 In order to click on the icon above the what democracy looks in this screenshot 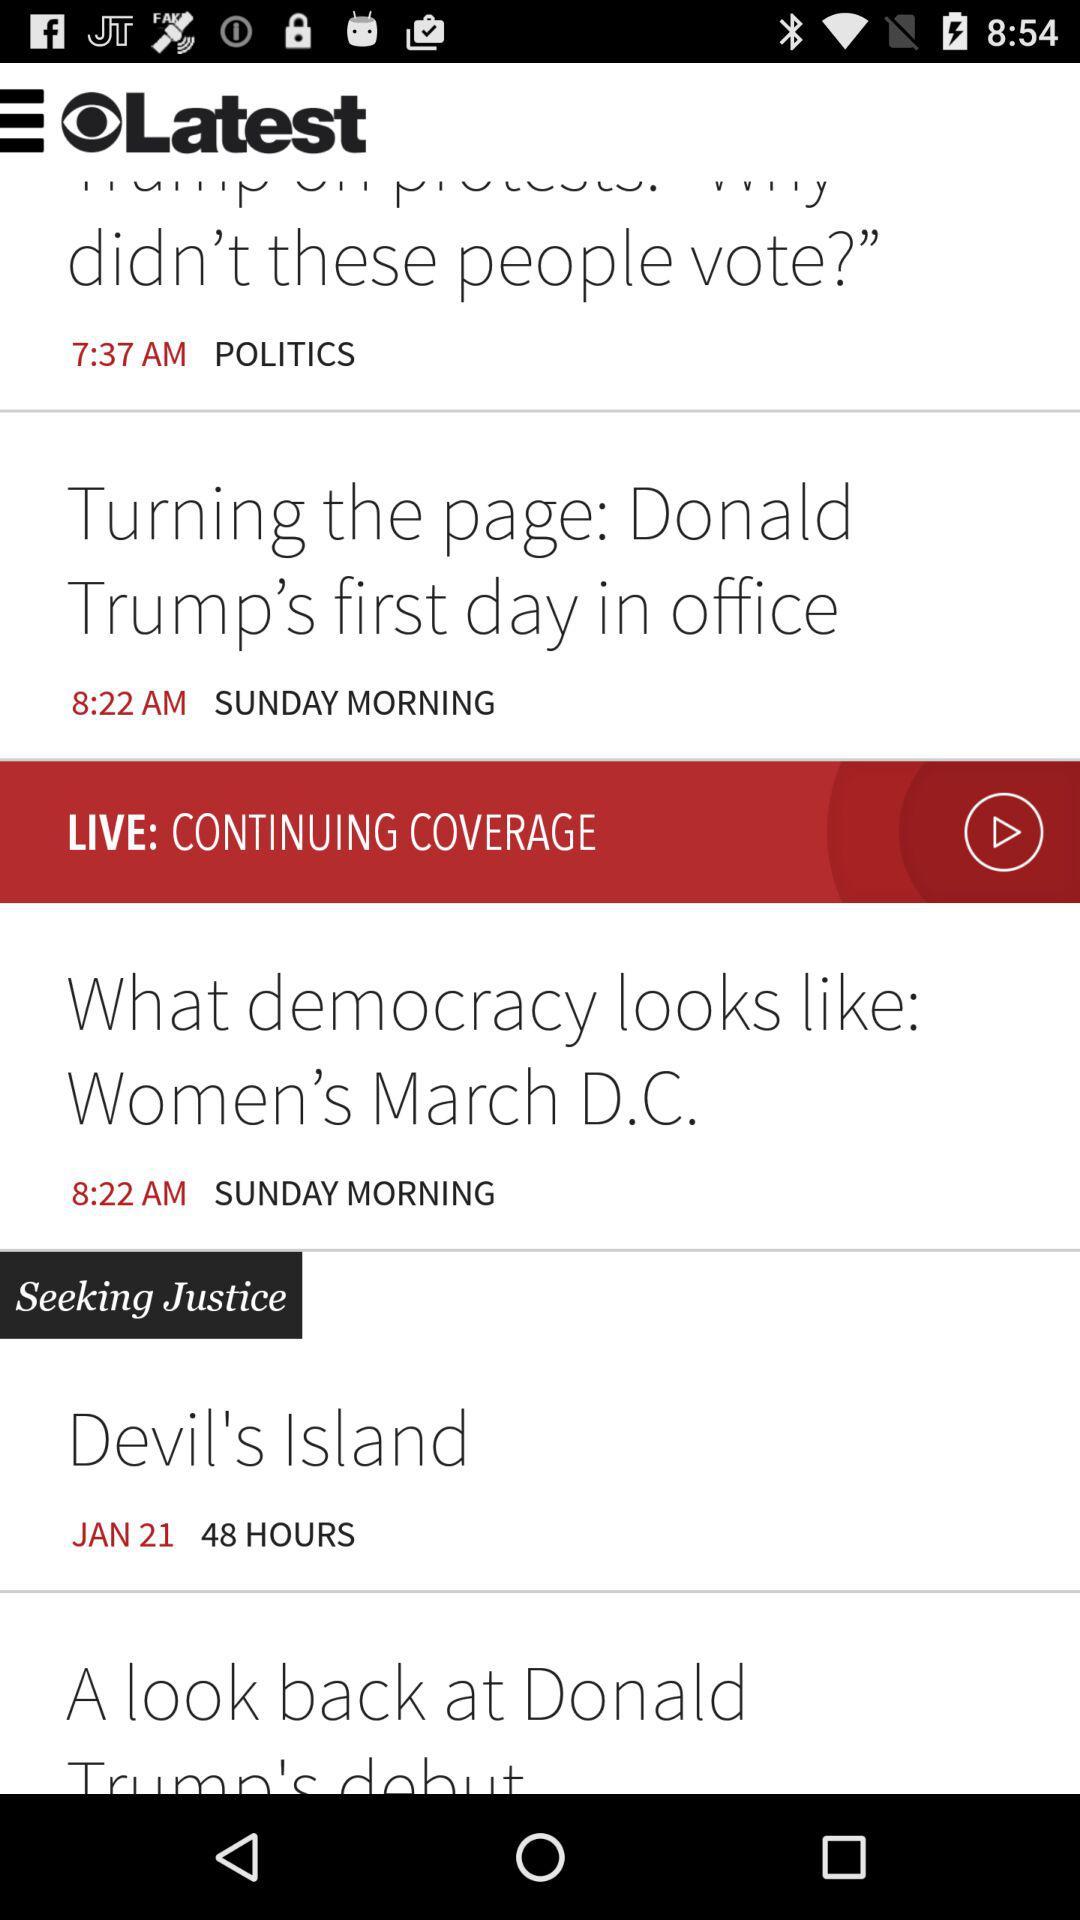, I will do `click(947, 832)`.